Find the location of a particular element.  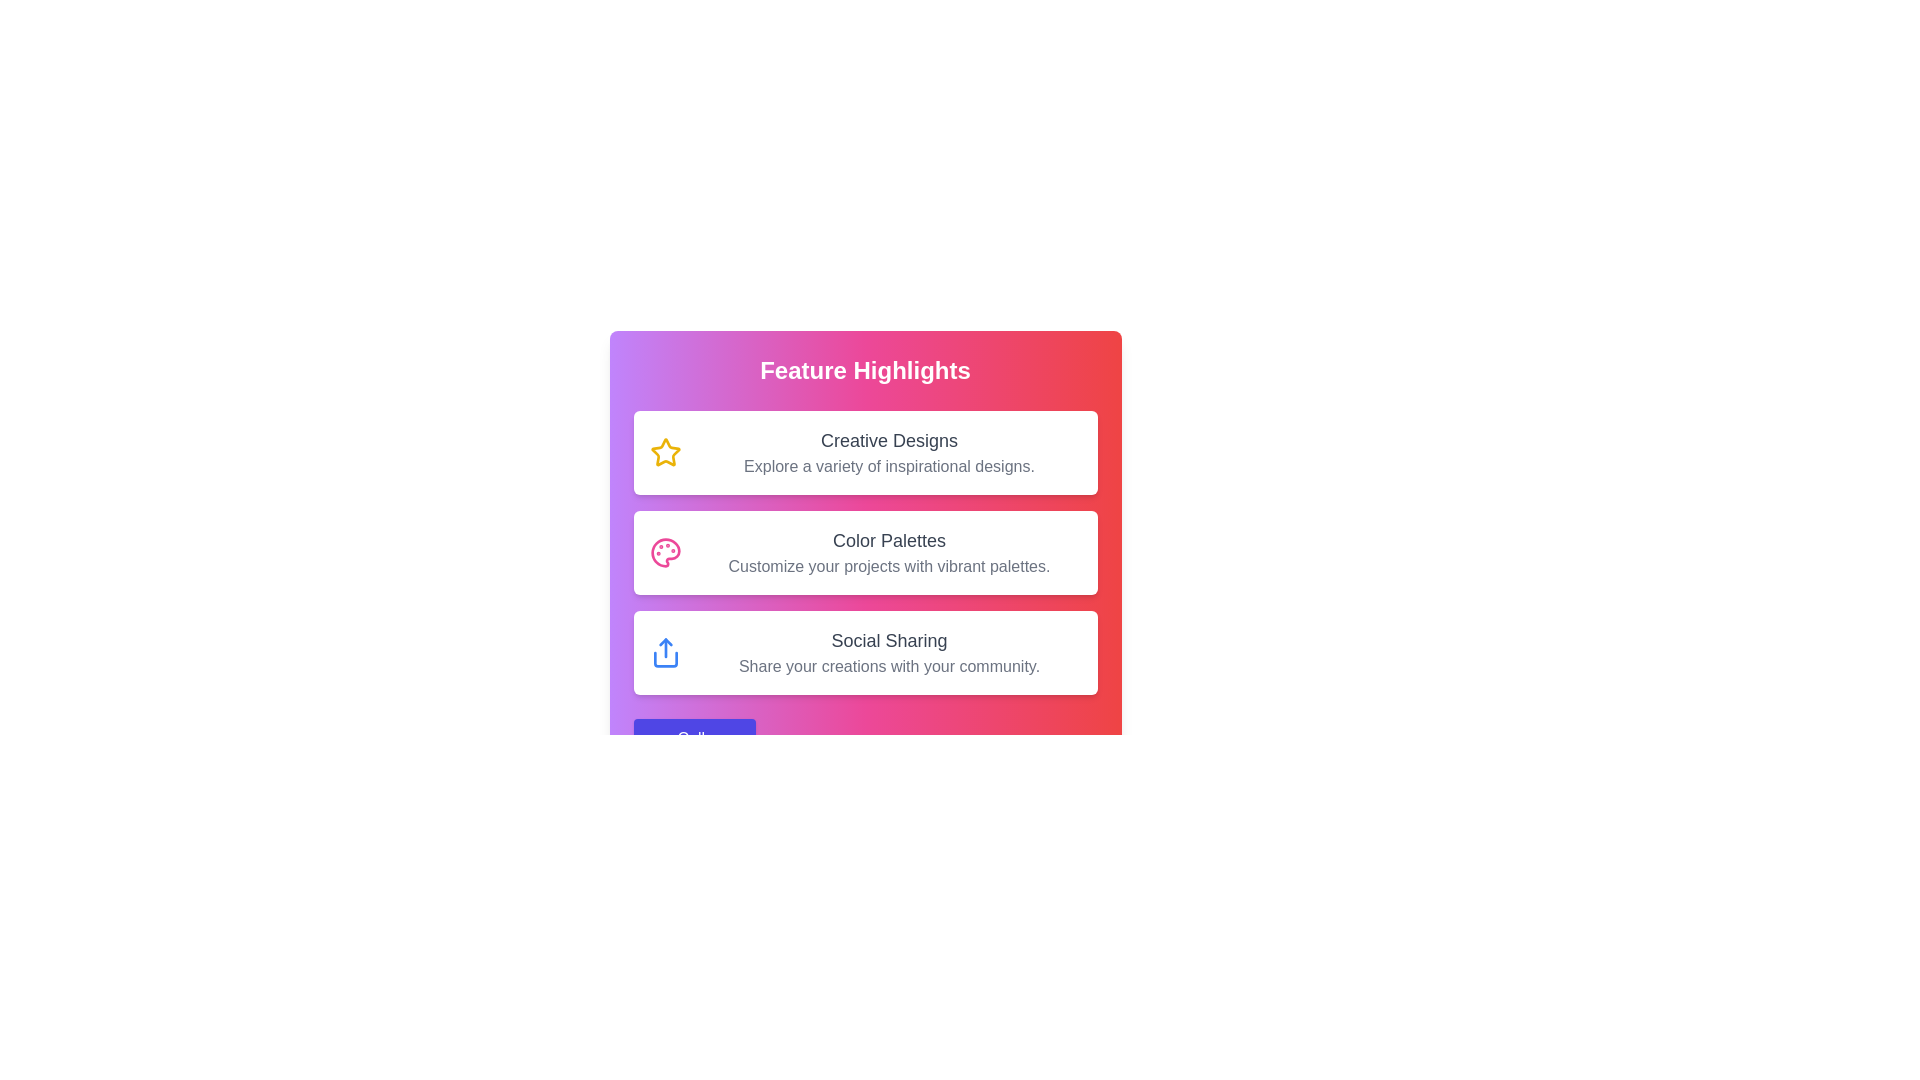

the Text Heading located at the top of the bottom card in the 'Feature Highlights' section is located at coordinates (888, 640).